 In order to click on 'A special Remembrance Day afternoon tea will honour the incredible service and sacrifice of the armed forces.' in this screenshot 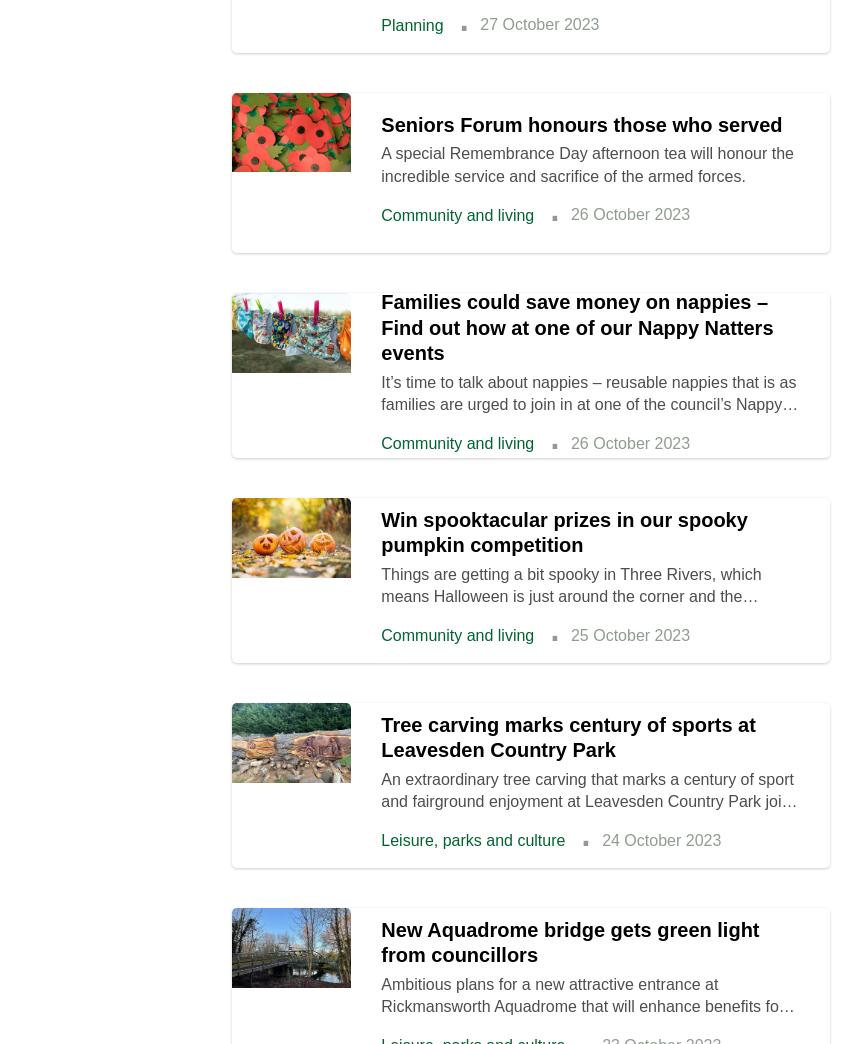, I will do `click(587, 163)`.